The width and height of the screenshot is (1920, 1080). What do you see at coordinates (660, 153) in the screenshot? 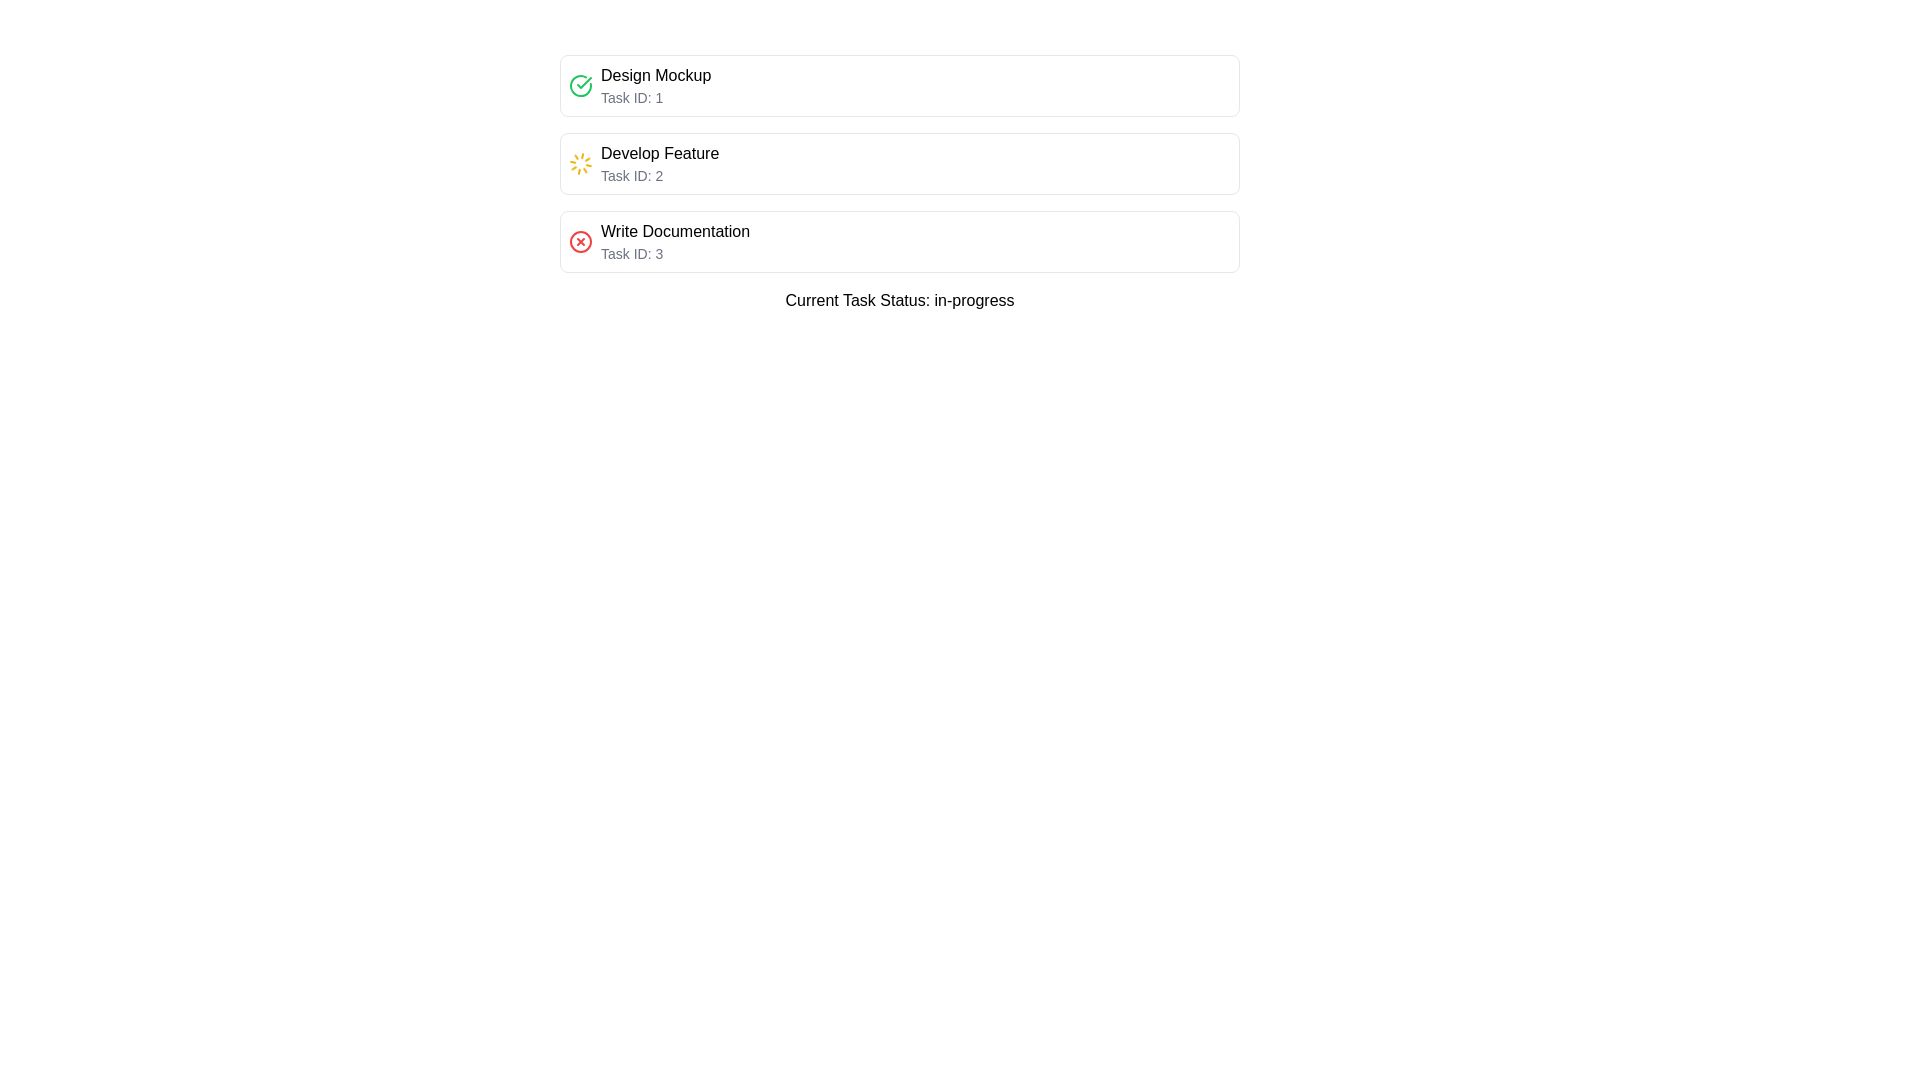
I see `the Text Label that identifies Task ID: 2, positioned between 'Design Mockup' and 'Write Documentation'` at bounding box center [660, 153].